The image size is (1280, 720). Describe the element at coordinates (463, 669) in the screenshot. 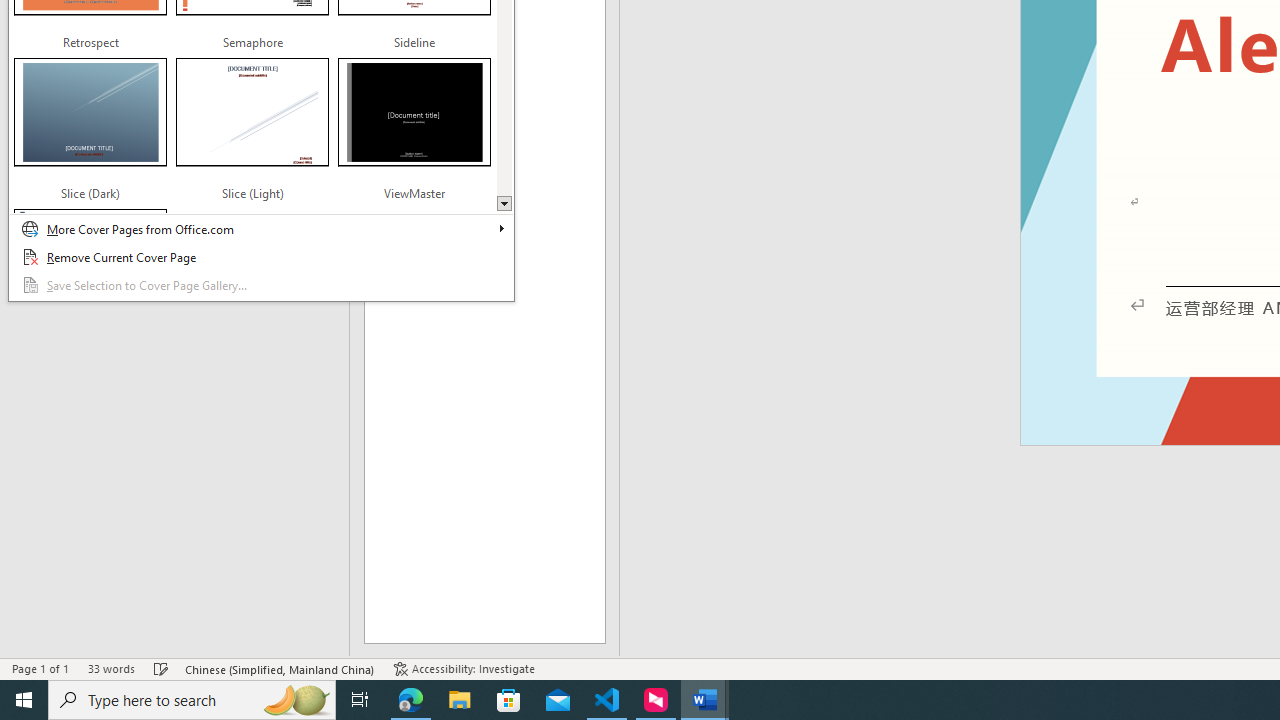

I see `'Accessibility Checker Accessibility: Investigate'` at that location.